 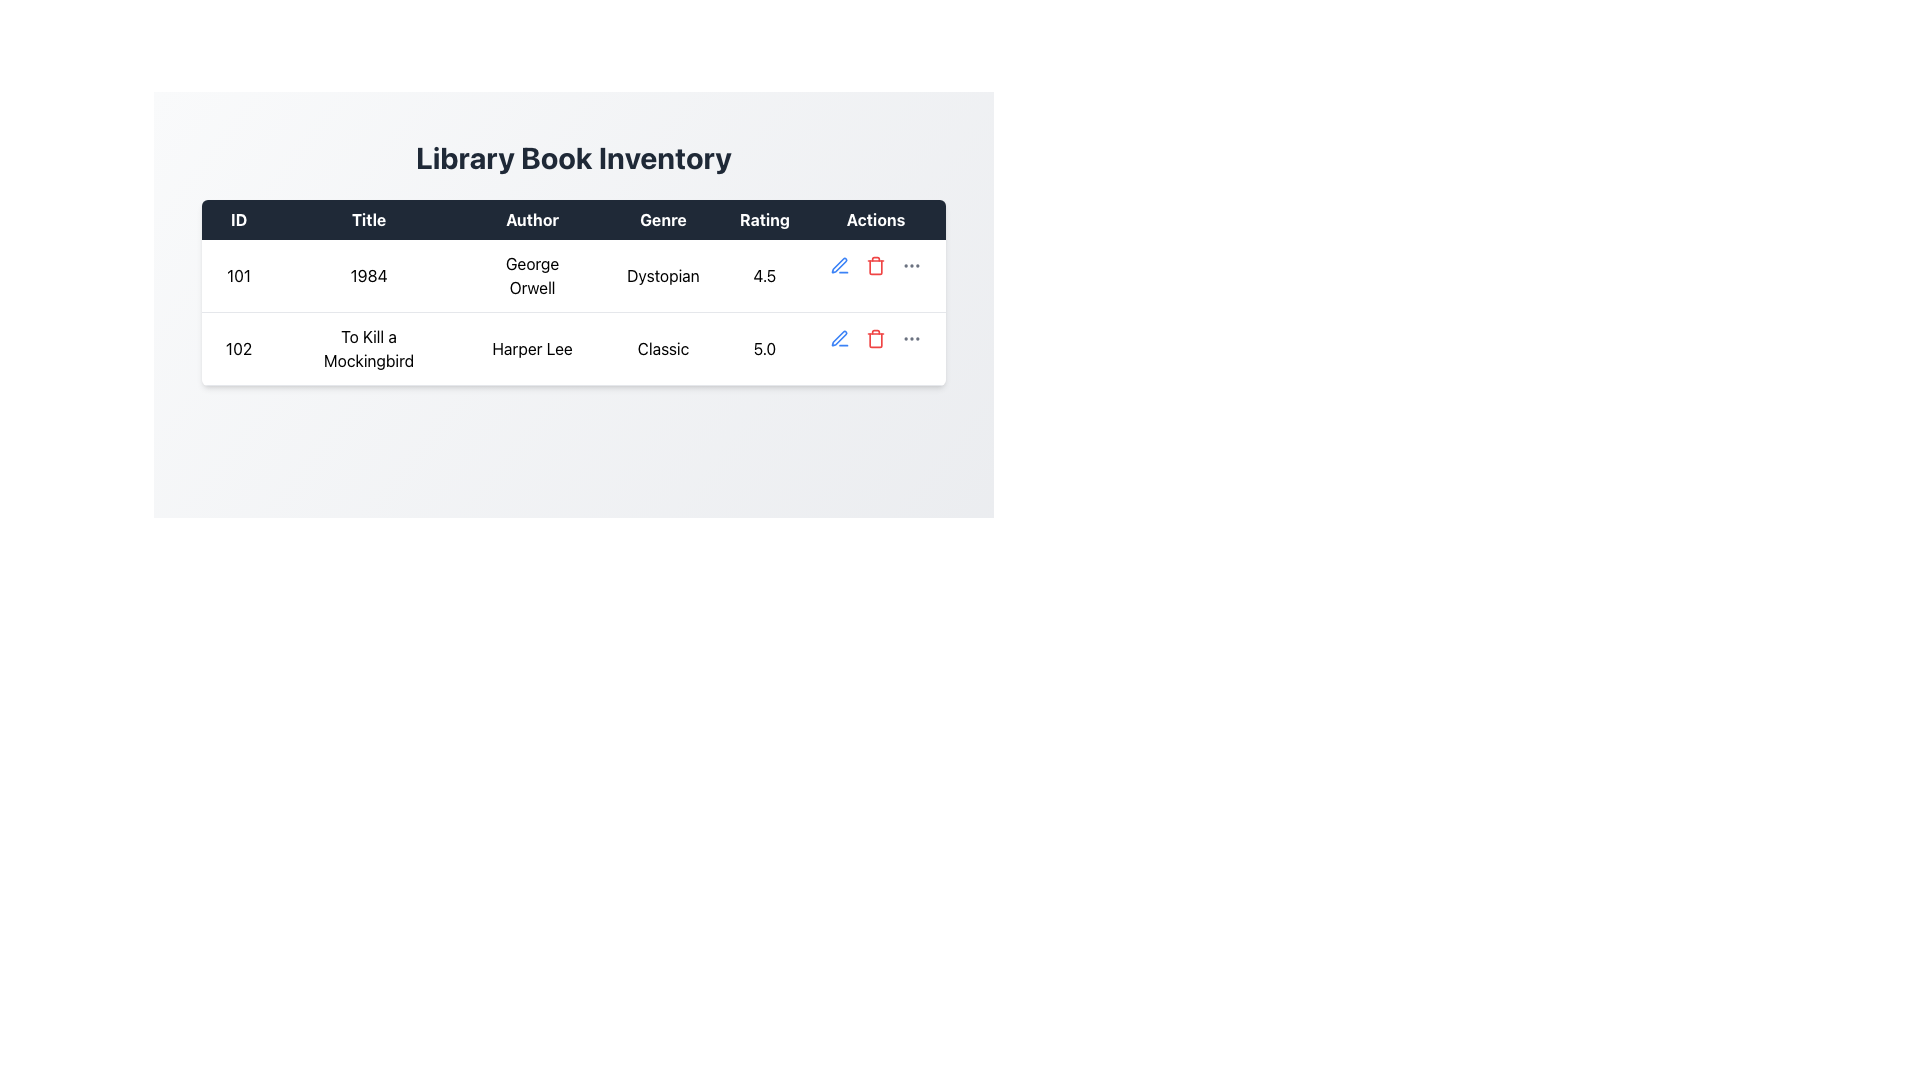 I want to click on the delete icon located in the 'Actions' cell of the first row in the data table, so click(x=875, y=262).